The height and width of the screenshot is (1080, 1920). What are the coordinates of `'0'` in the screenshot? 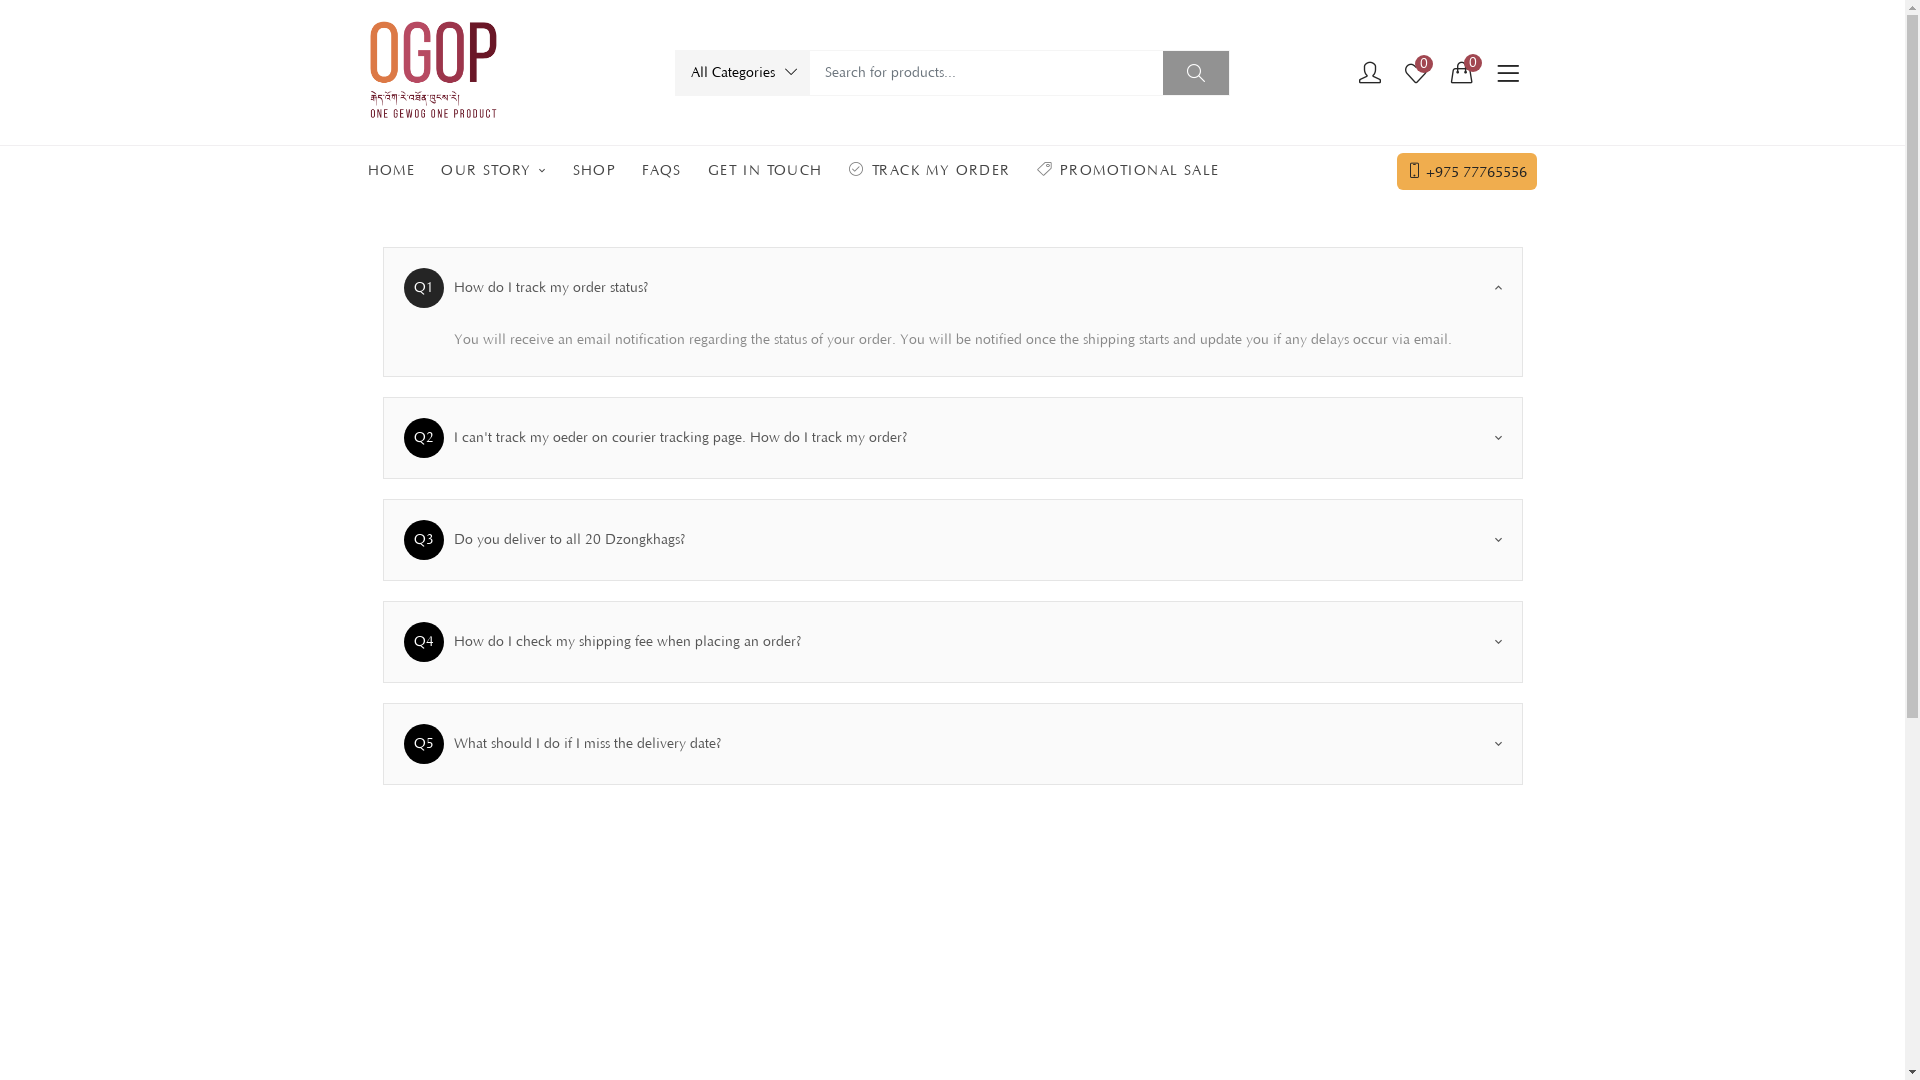 It's located at (1462, 71).